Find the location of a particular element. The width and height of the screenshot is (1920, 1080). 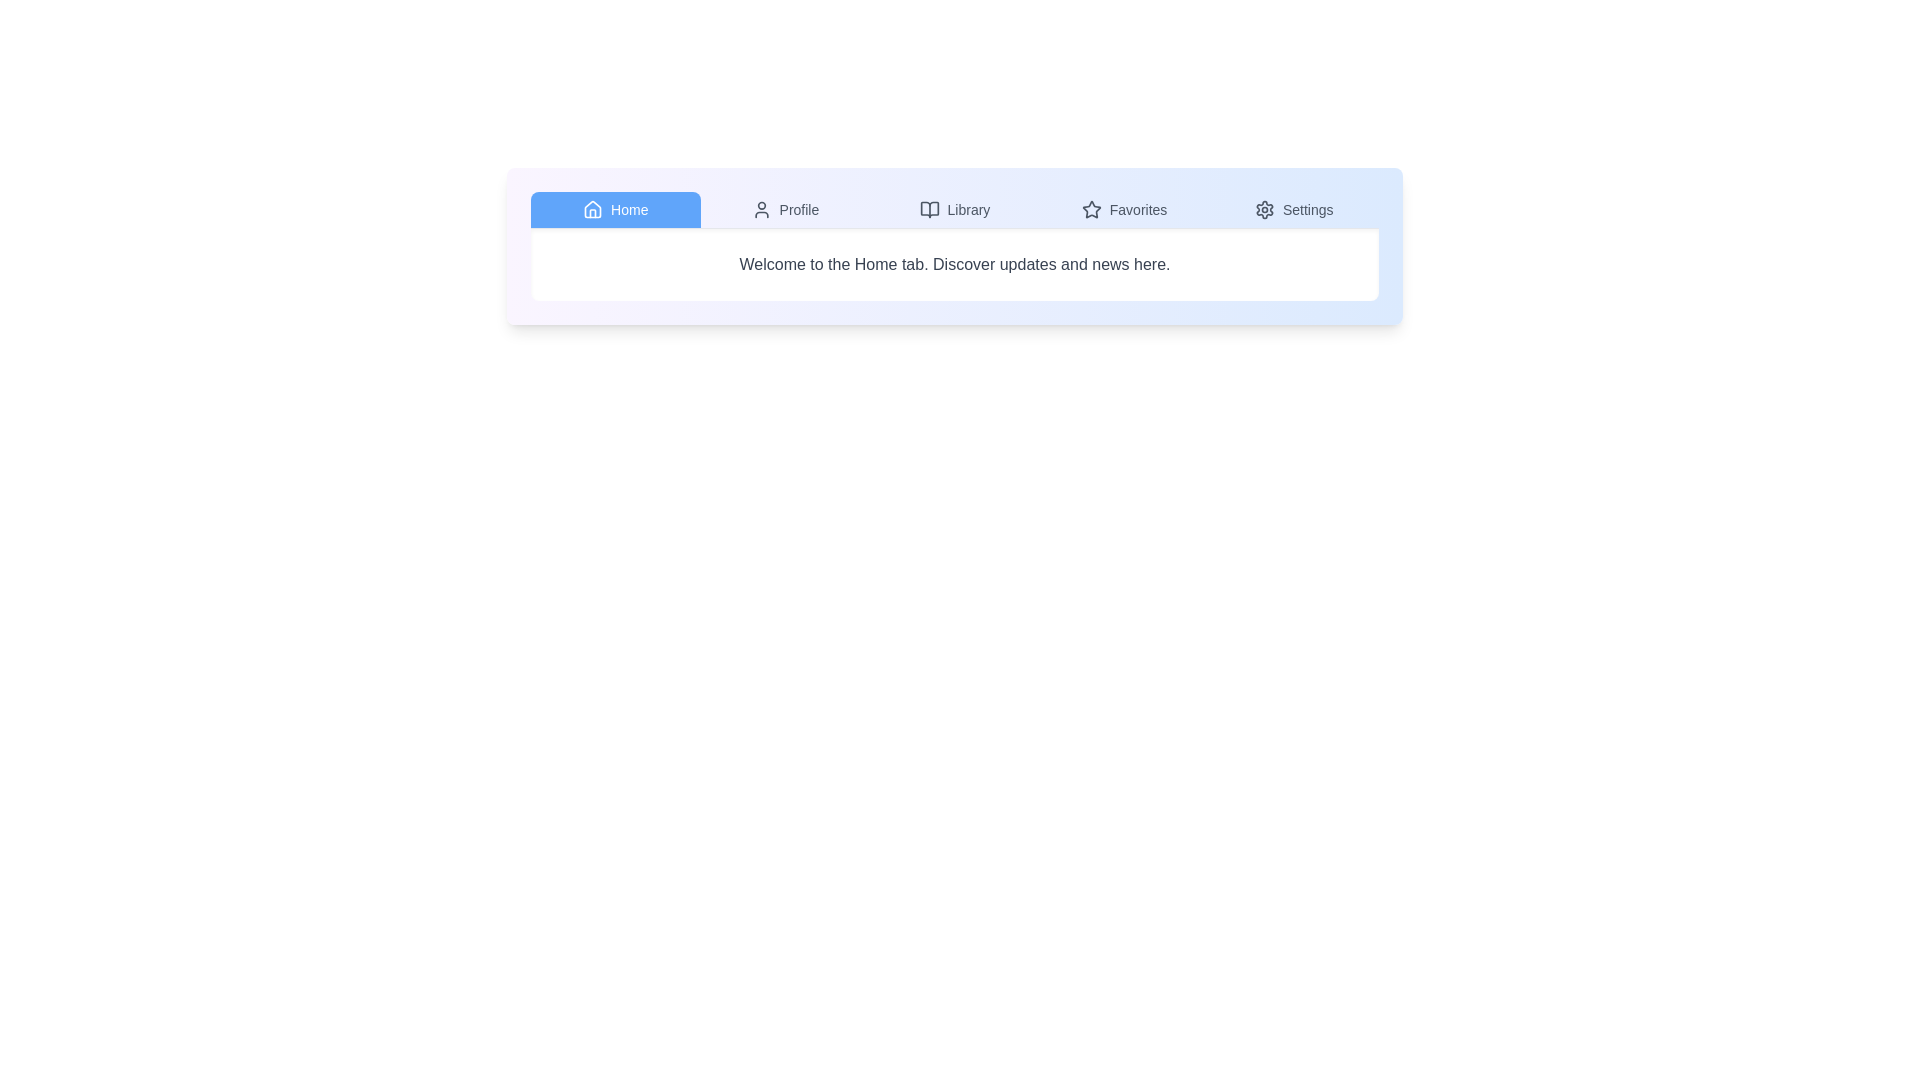

the profile icon located in the top navigation bar, positioned between the Home and Library tabs is located at coordinates (760, 209).